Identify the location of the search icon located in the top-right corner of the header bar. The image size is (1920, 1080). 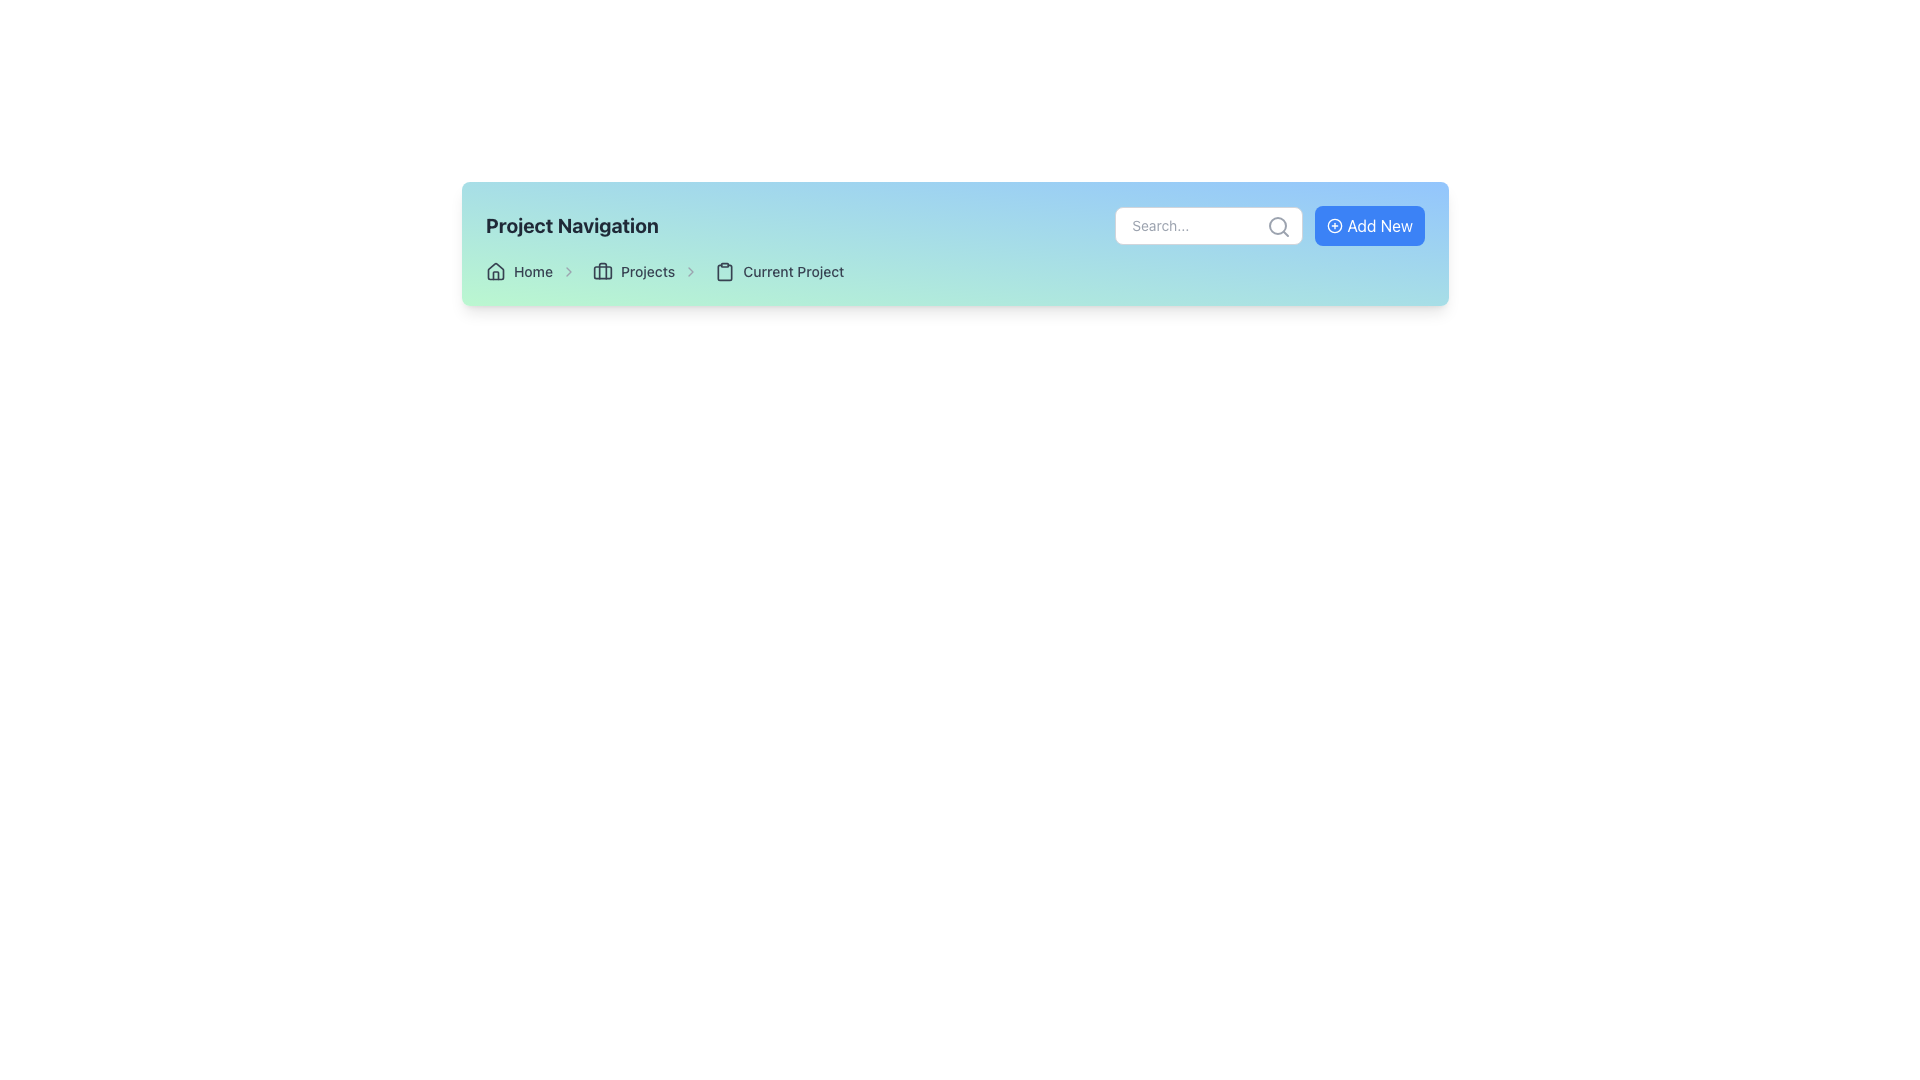
(1278, 226).